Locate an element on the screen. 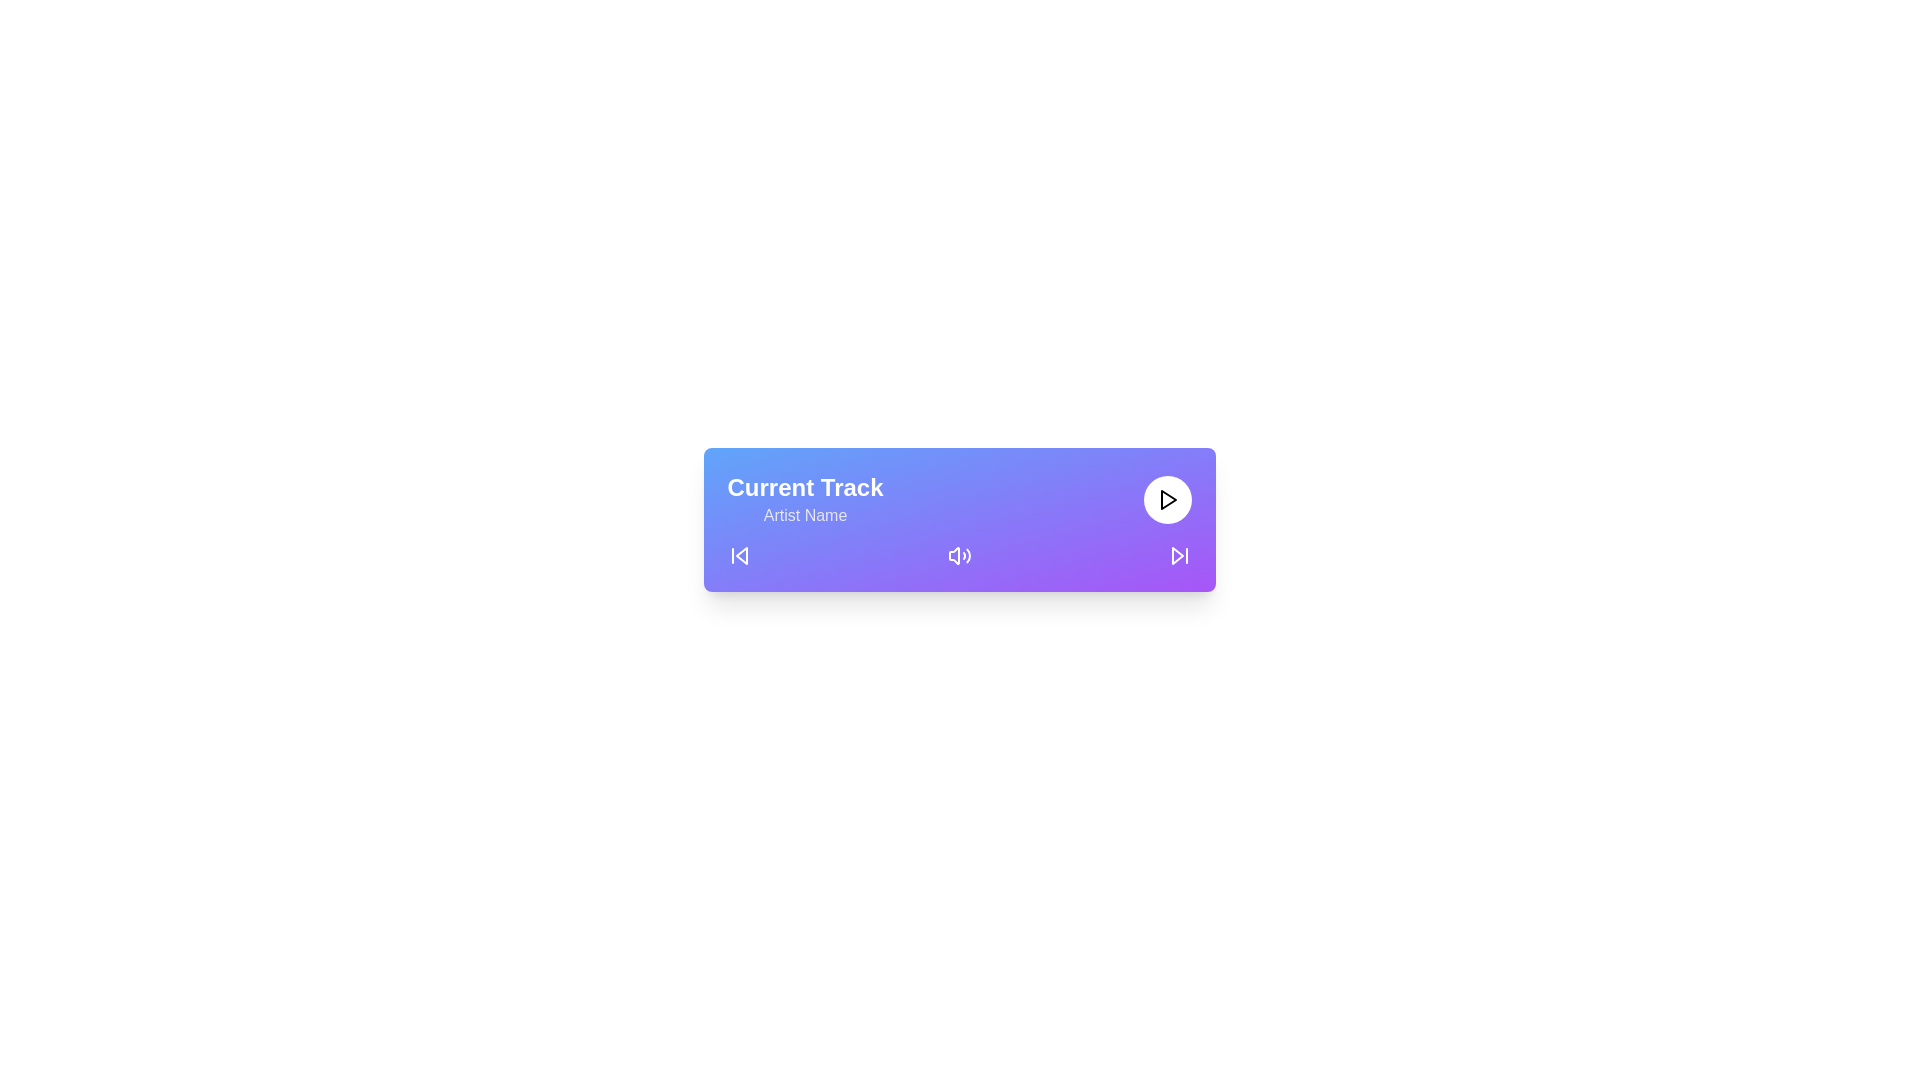 The height and width of the screenshot is (1080, 1920). the playback button located in the top-right corner of the music player interface, aligned with 'Current Track' and 'Artist Name', to navigate via keyboard is located at coordinates (1167, 499).